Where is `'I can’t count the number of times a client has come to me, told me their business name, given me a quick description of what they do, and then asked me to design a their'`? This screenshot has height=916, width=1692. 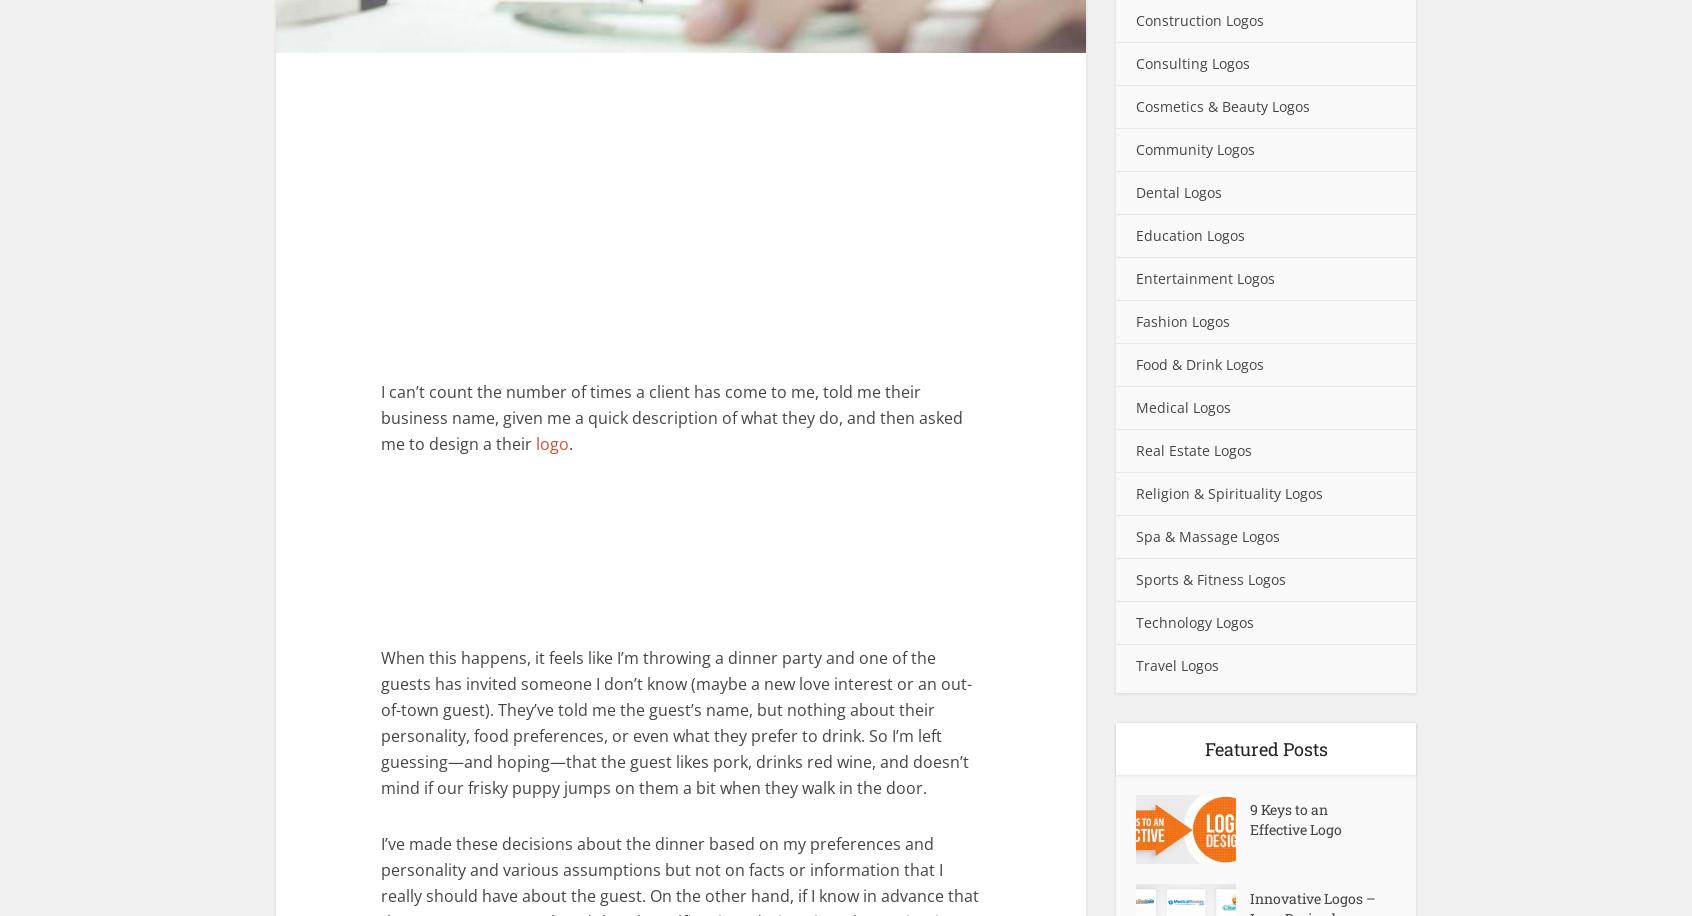
'I can’t count the number of times a client has come to me, told me their business name, given me a quick description of what they do, and then asked me to design a their' is located at coordinates (672, 416).